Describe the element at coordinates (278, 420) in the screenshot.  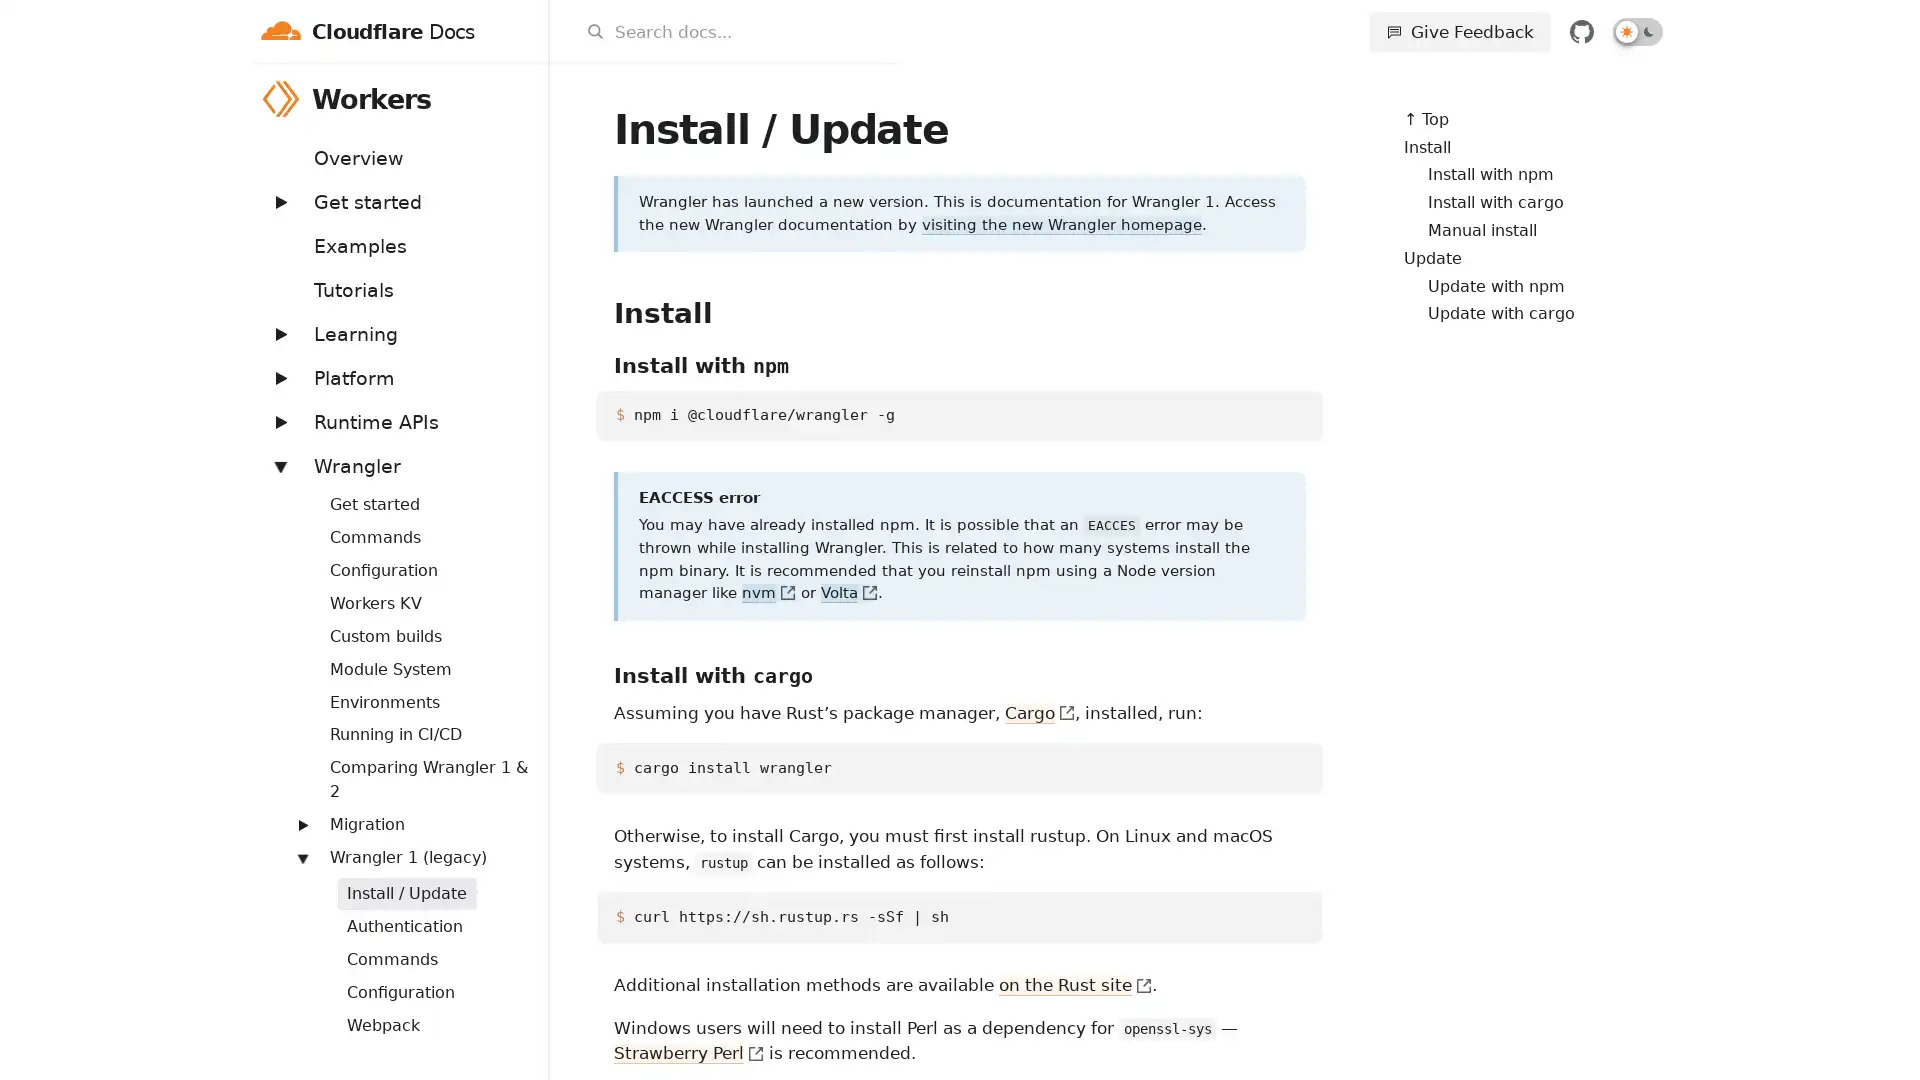
I see `Expand: Runtime APIs` at that location.